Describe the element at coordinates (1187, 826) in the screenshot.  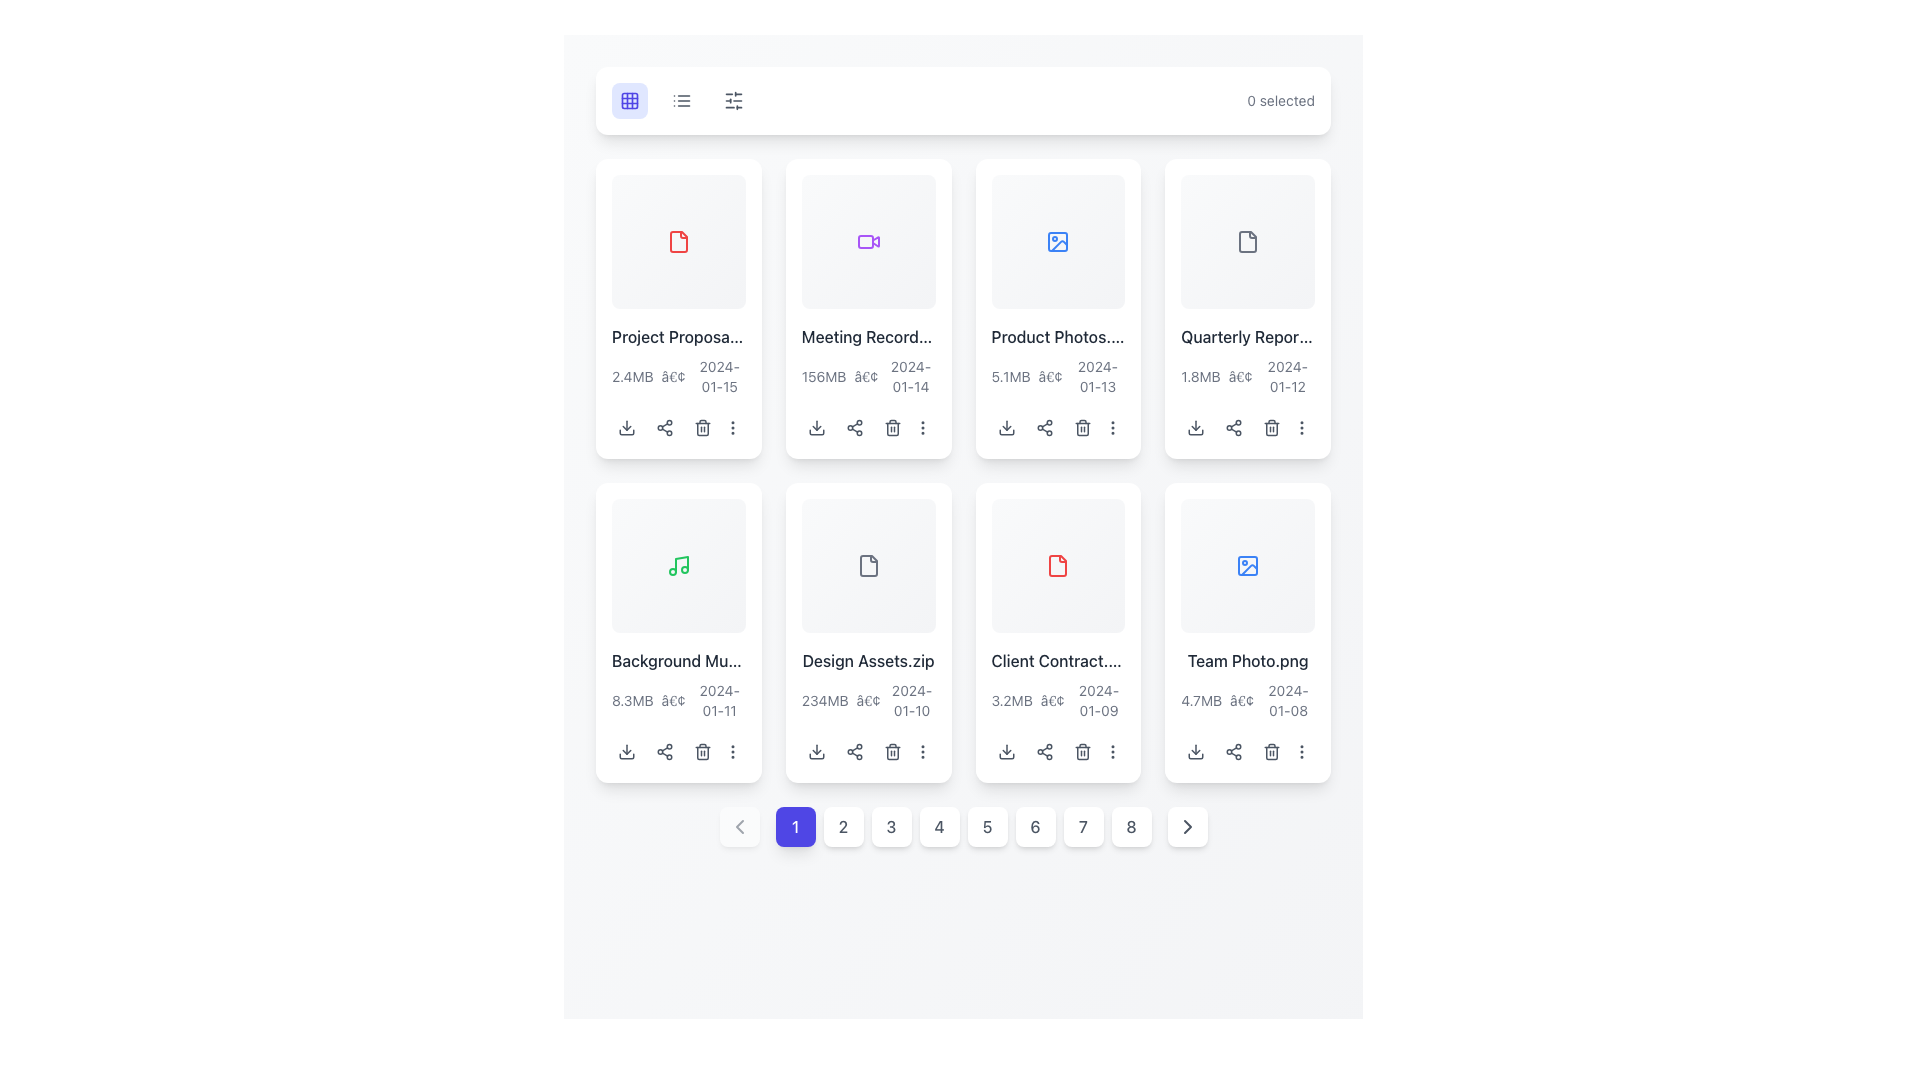
I see `the rightward-pointing chevron icon in the pagination navigation bar` at that location.